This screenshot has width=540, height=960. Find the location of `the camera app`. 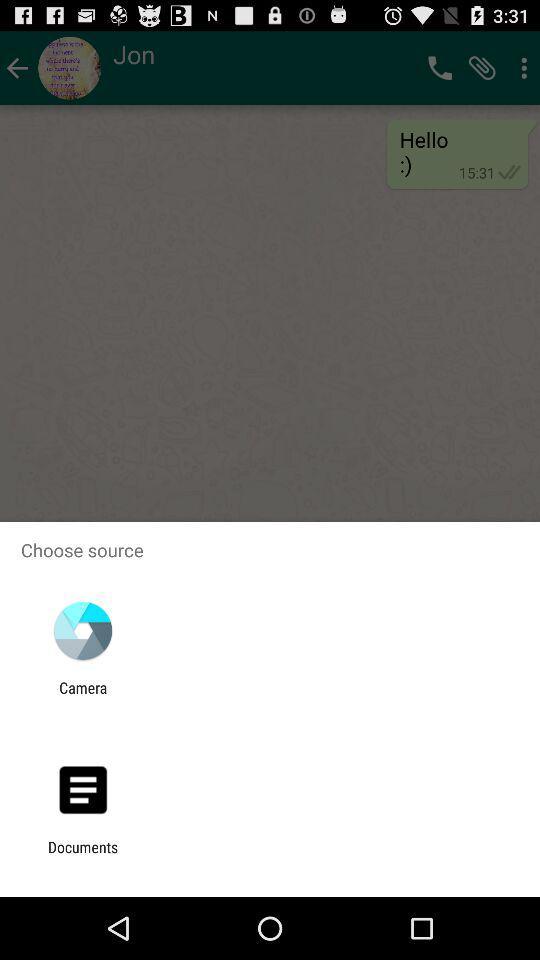

the camera app is located at coordinates (82, 696).